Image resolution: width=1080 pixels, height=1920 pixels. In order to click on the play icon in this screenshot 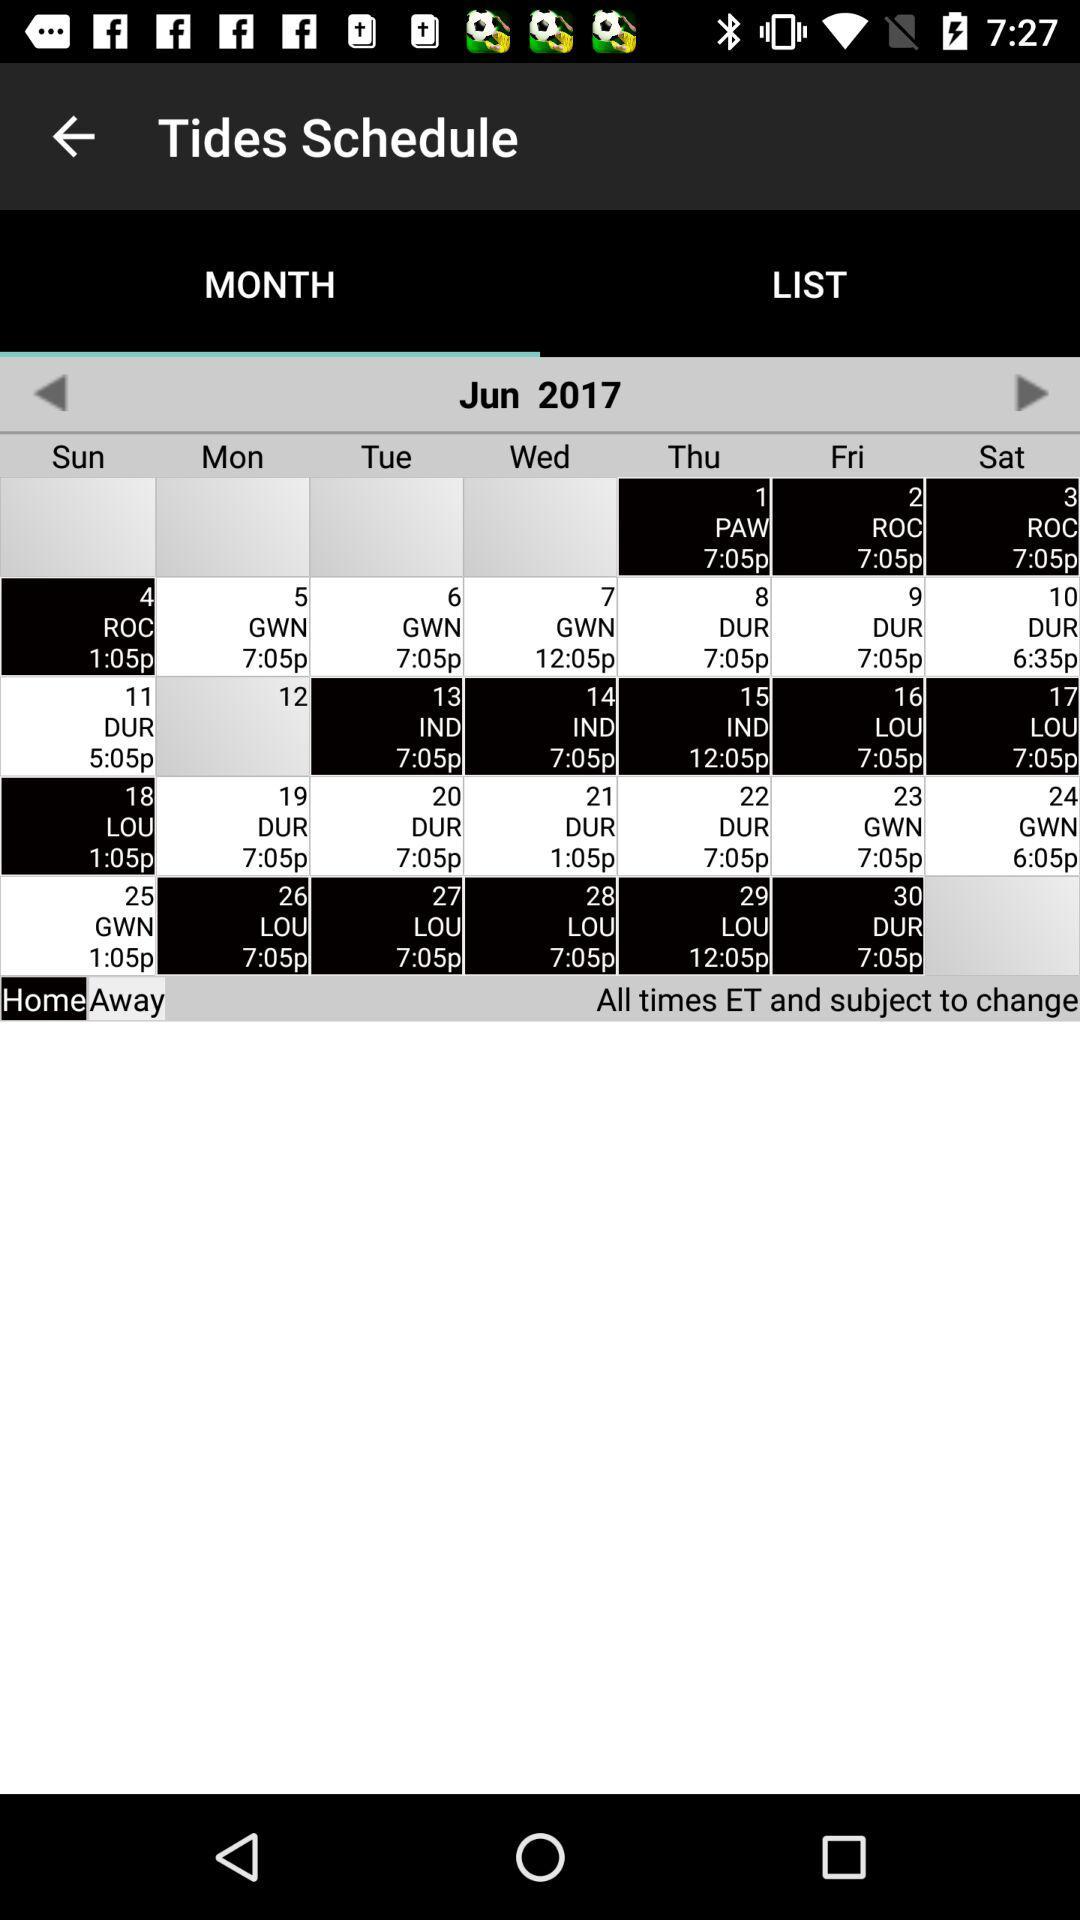, I will do `click(1030, 392)`.